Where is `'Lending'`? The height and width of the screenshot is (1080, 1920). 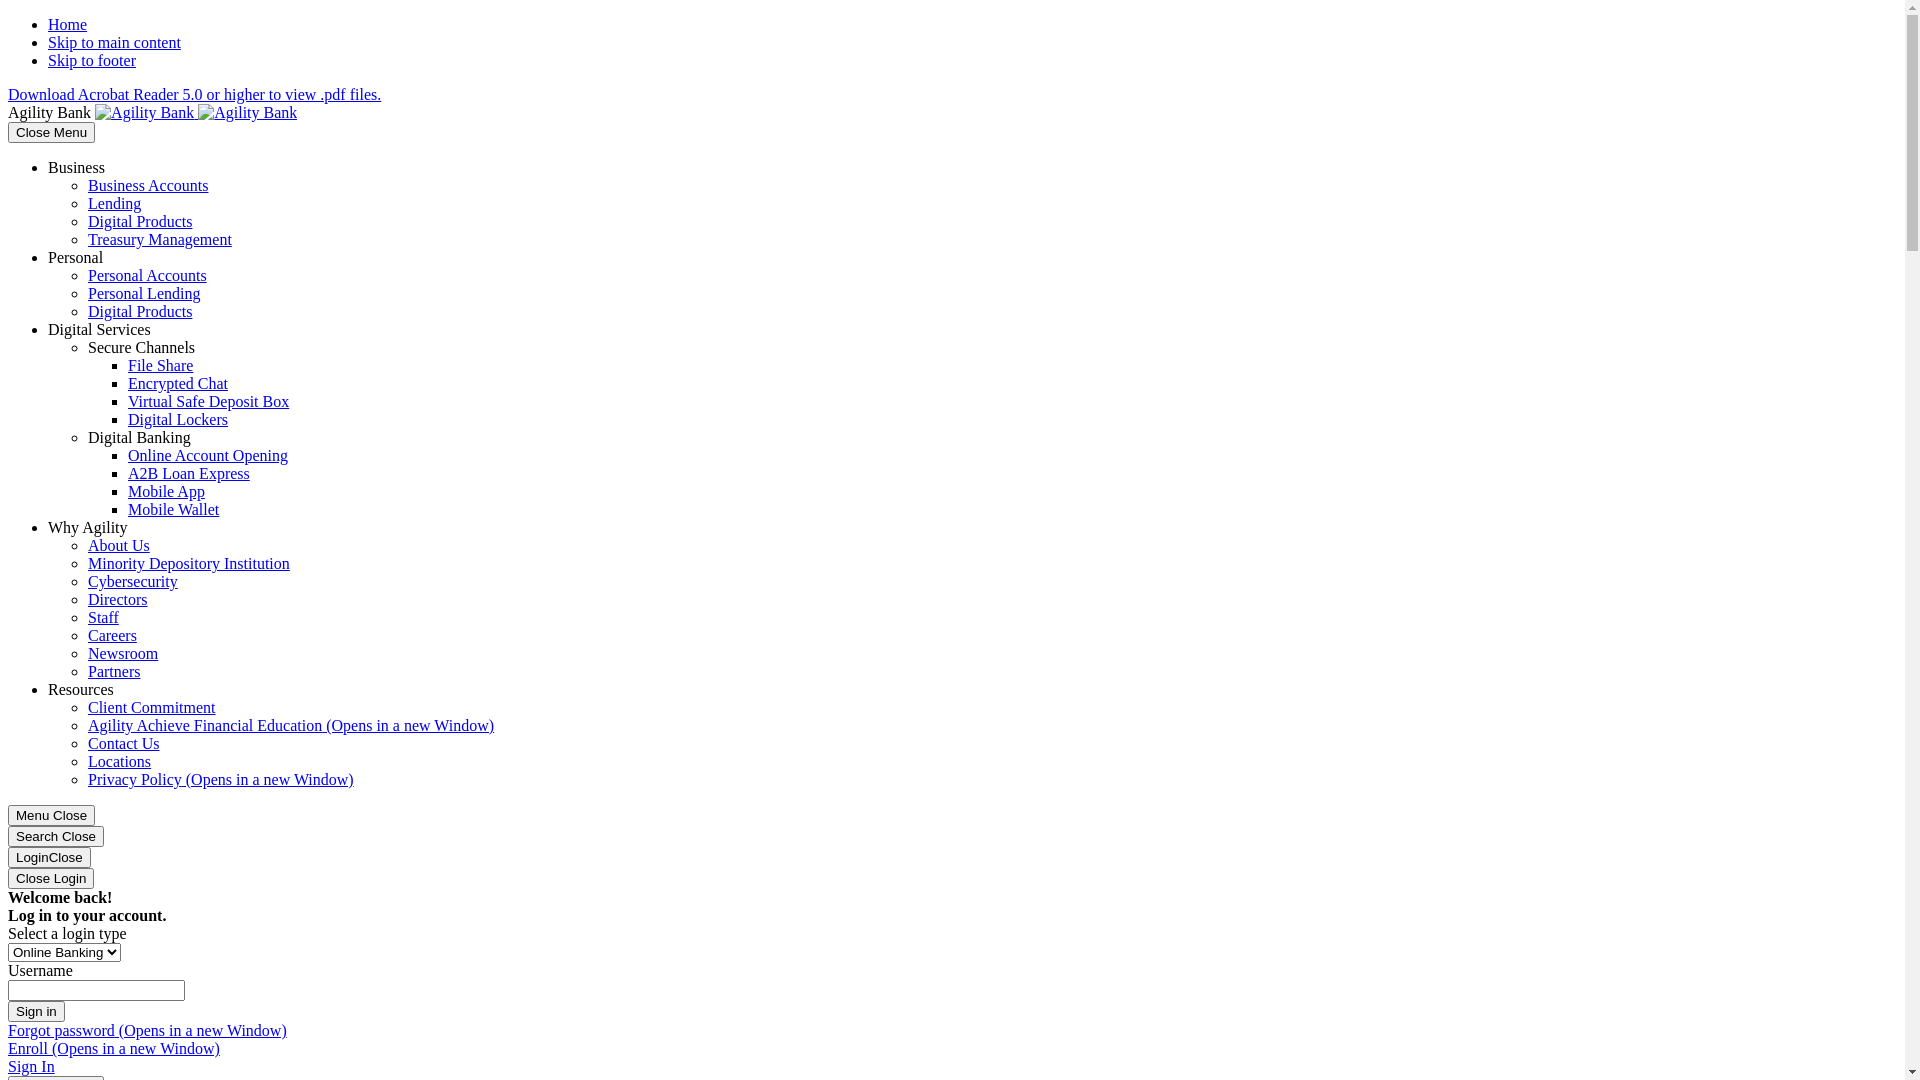
'Lending' is located at coordinates (113, 203).